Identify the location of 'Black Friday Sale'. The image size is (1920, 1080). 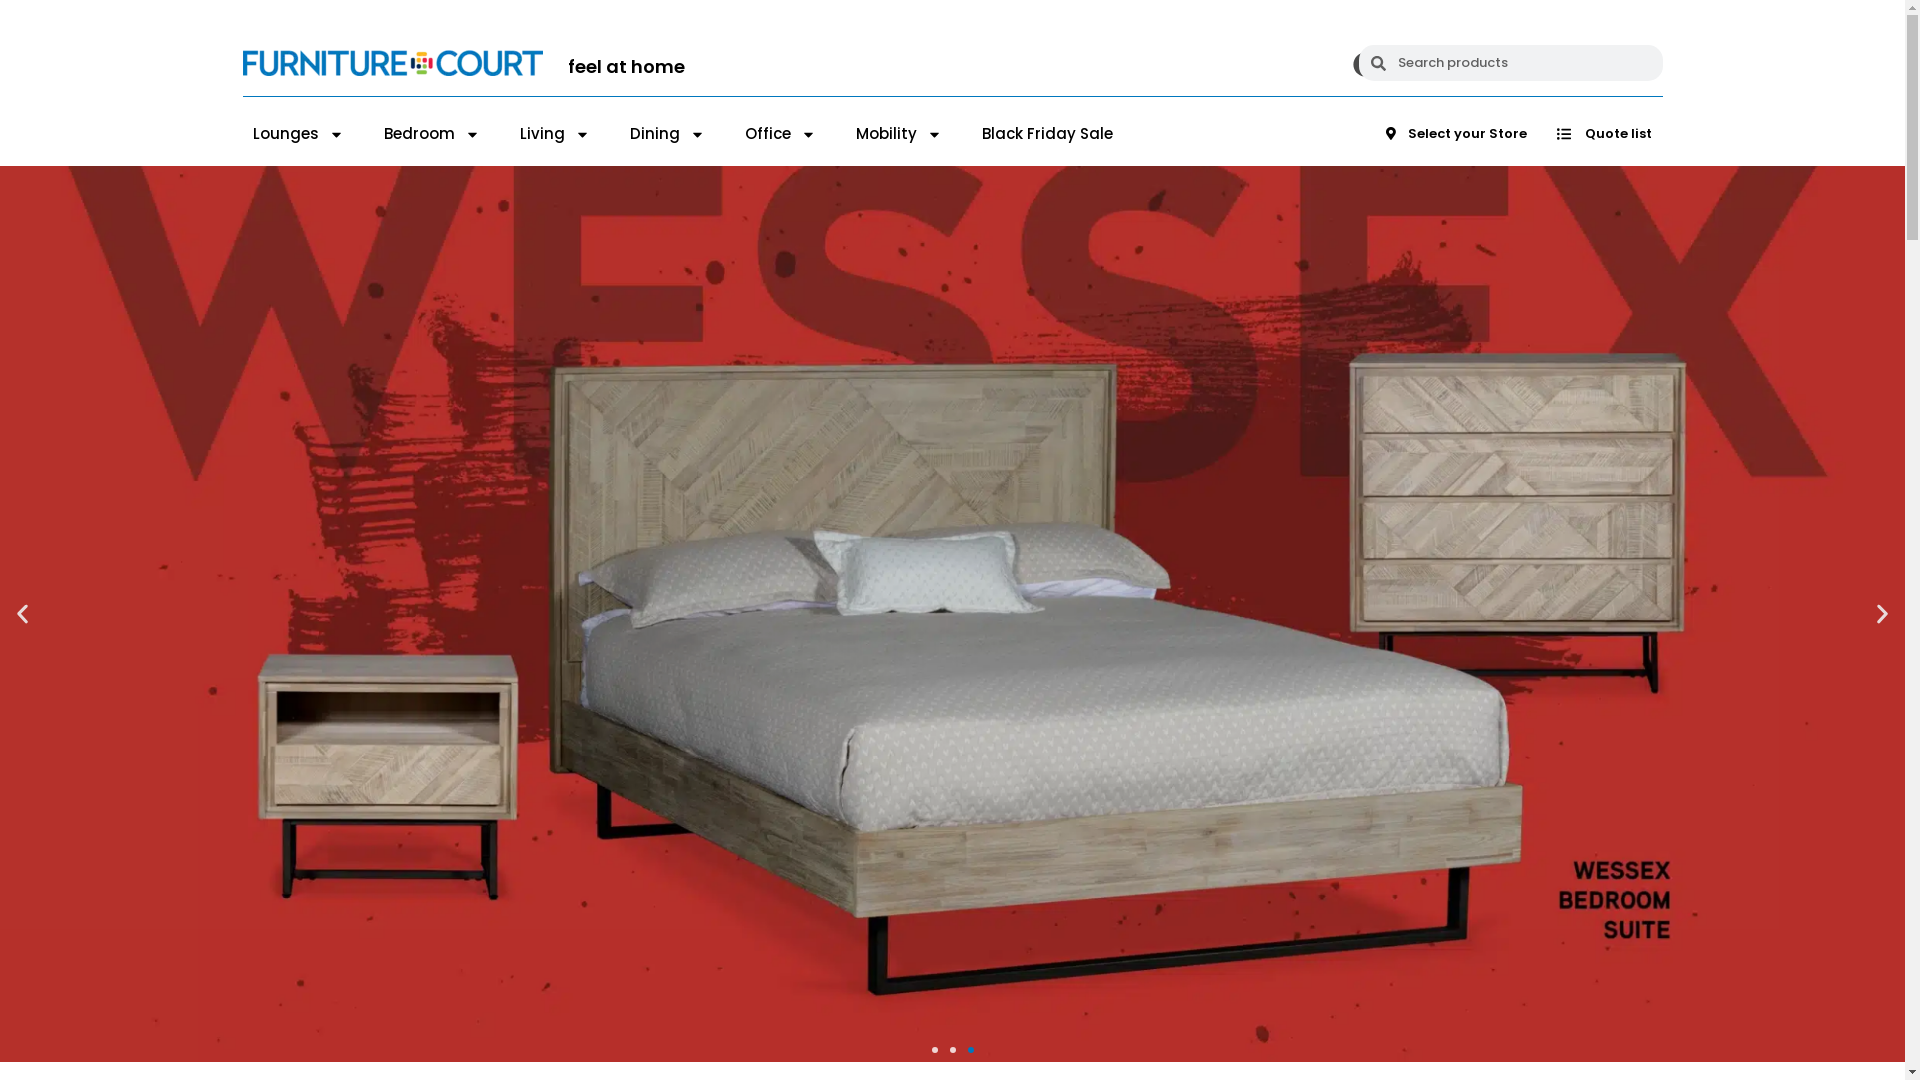
(1046, 134).